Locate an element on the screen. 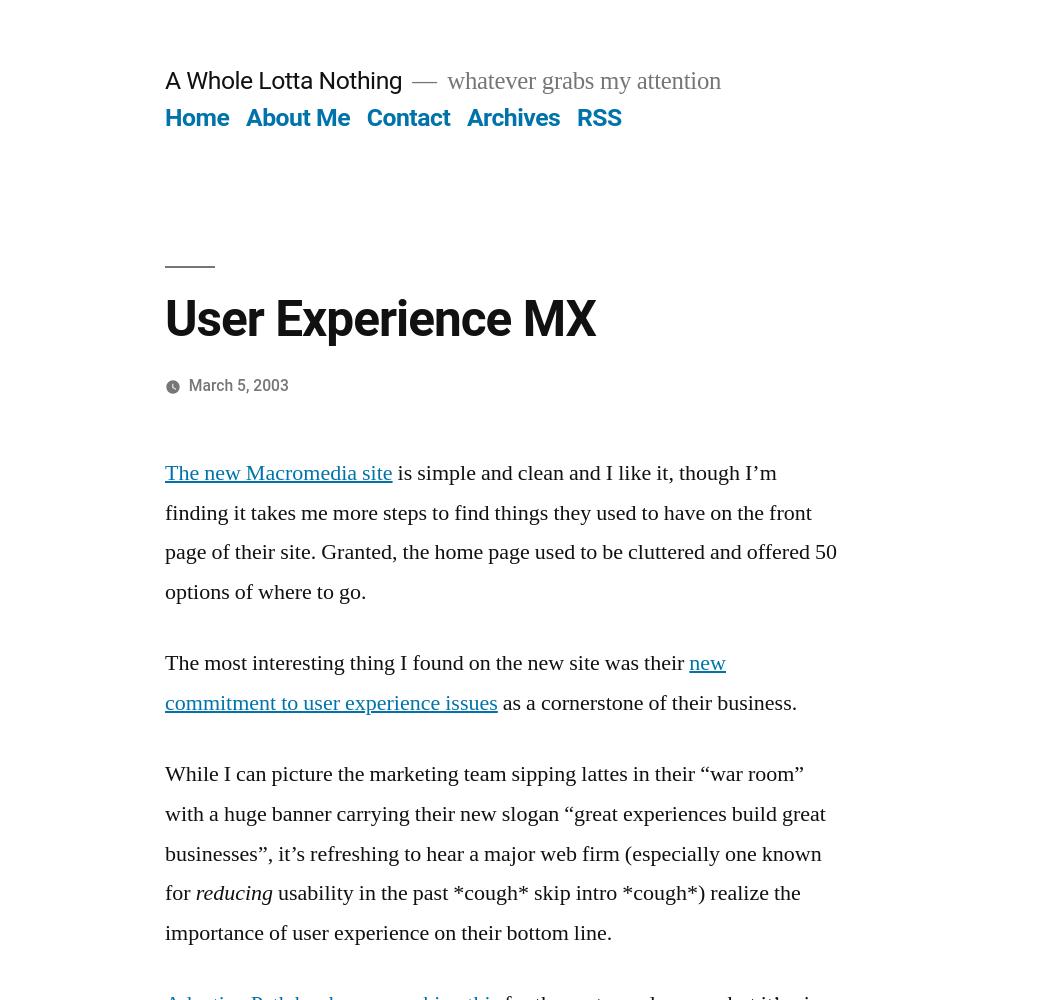 This screenshot has width=1050, height=1000. 'March 5, 2003' is located at coordinates (238, 384).